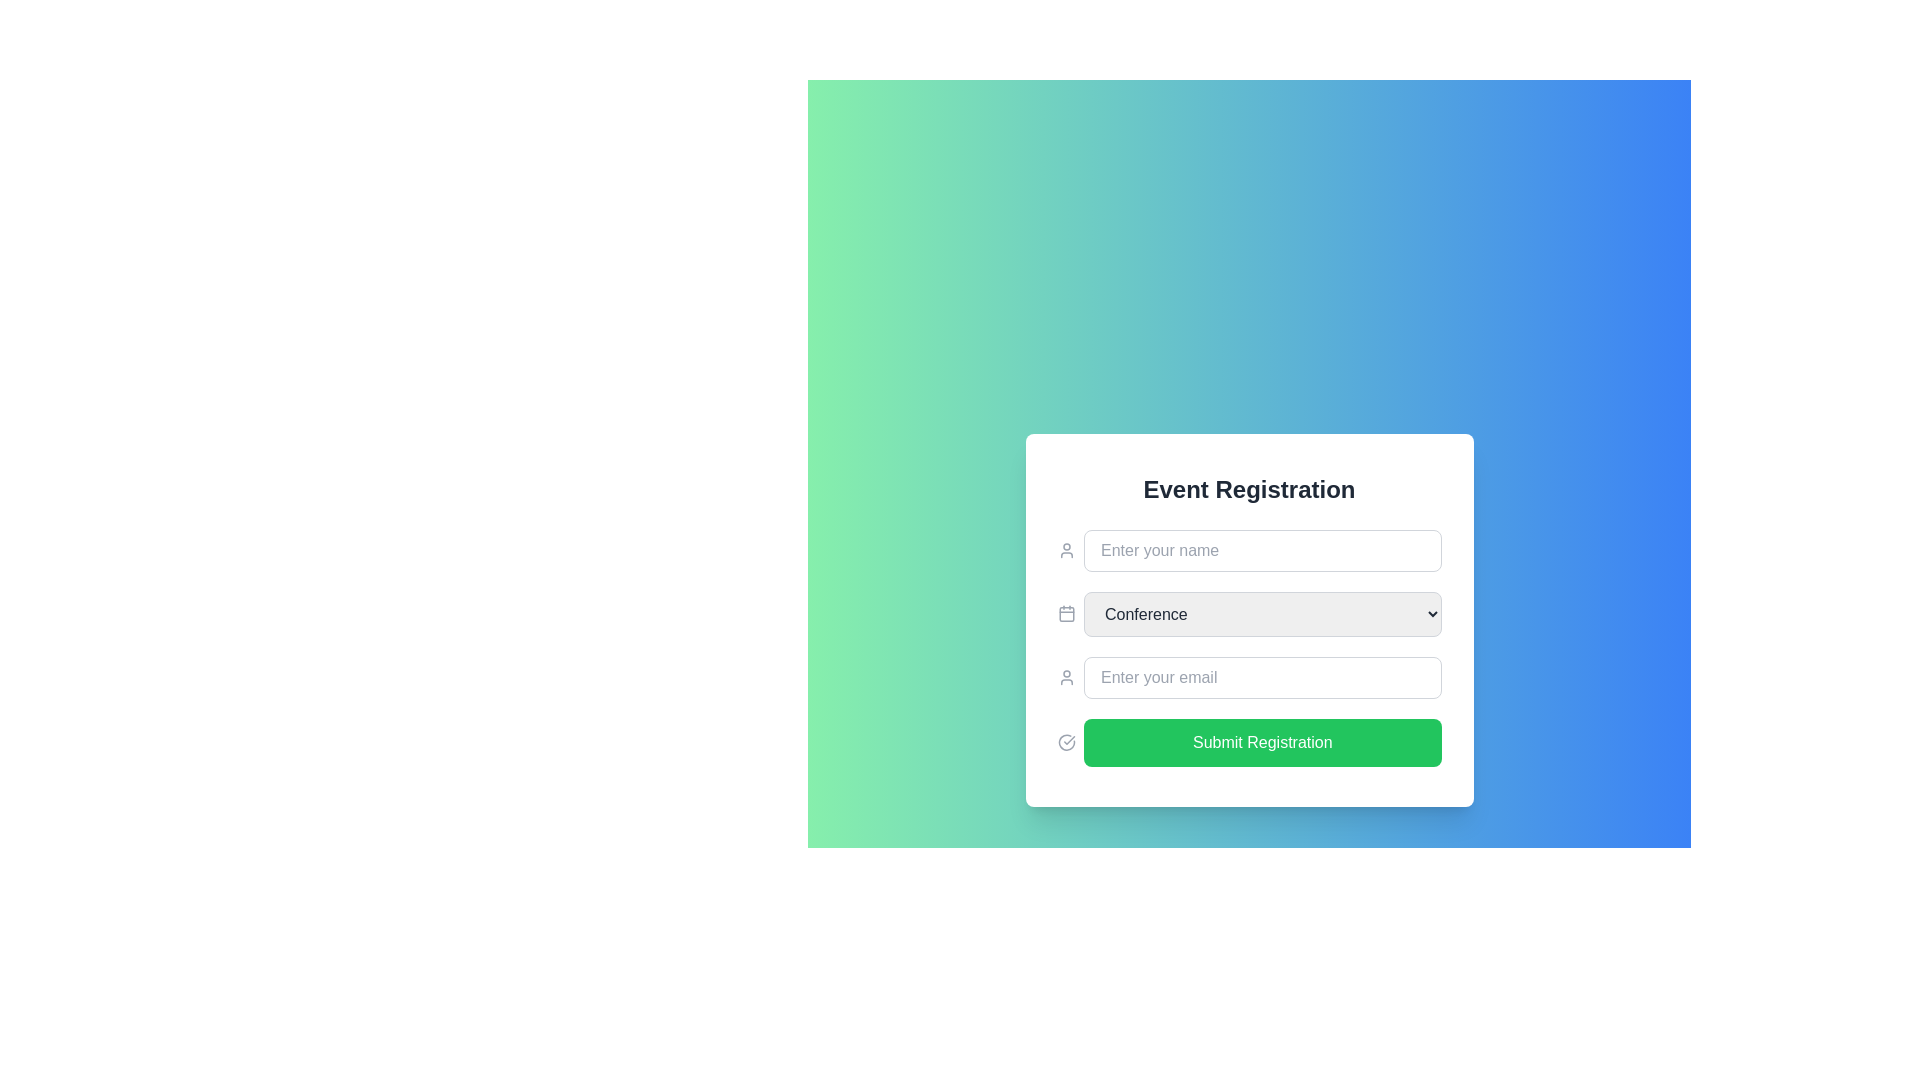 The height and width of the screenshot is (1080, 1920). I want to click on the Text label at the top of the event registration form, which serves as the heading indicating the purpose of the form, so click(1248, 489).